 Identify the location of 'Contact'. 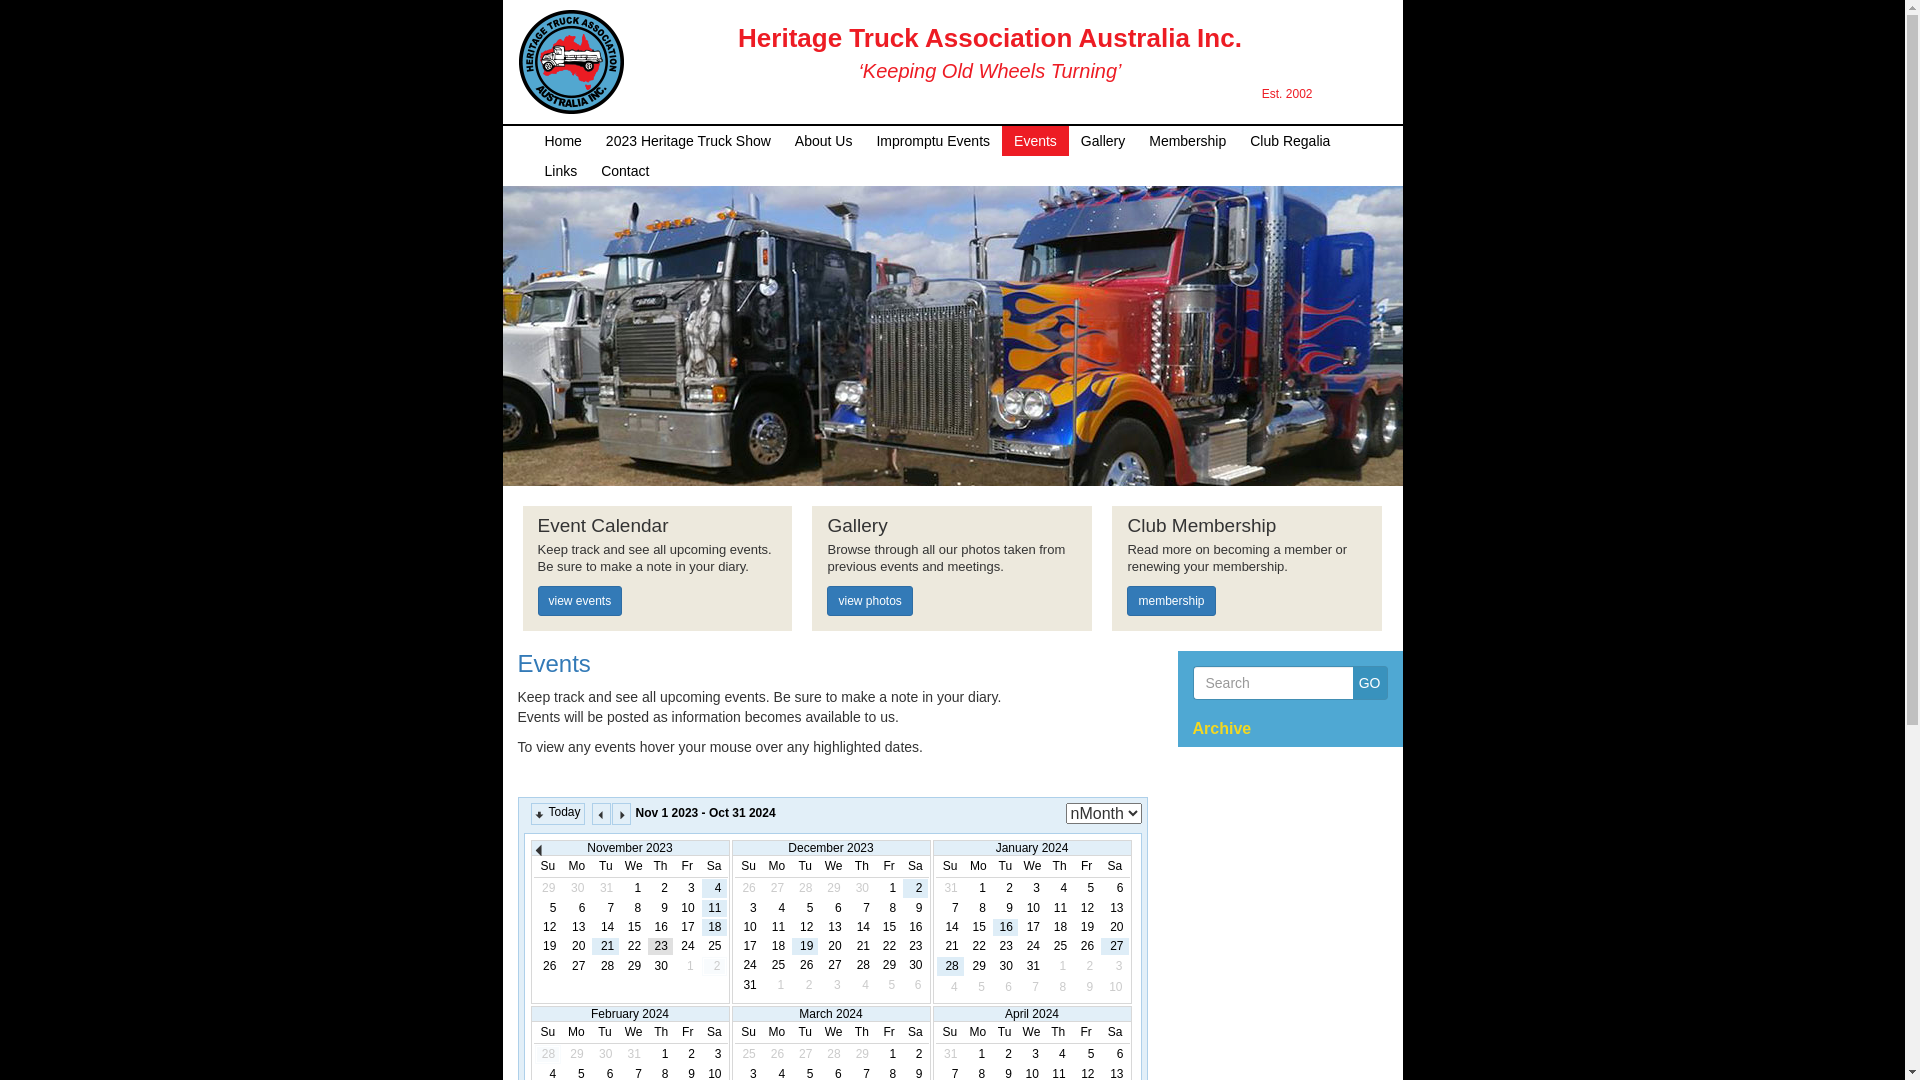
(623, 169).